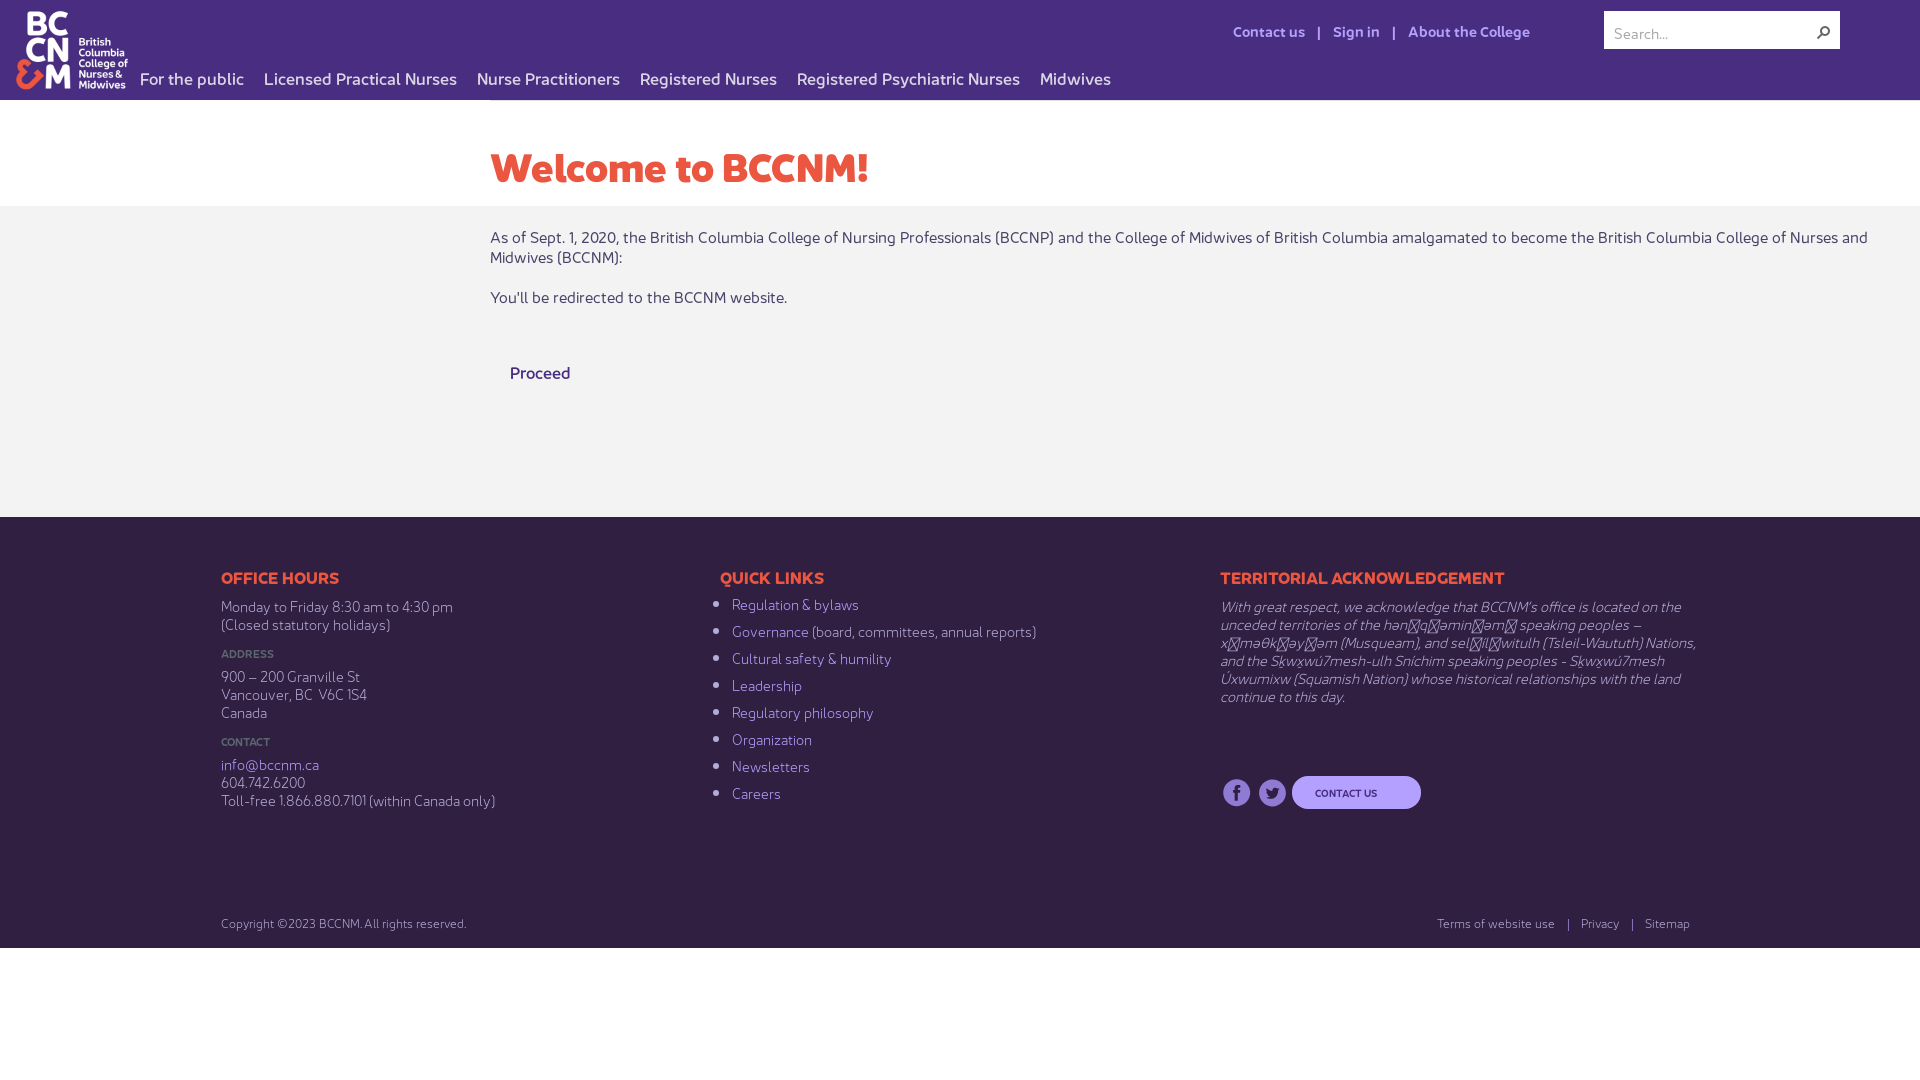 The image size is (1920, 1080). What do you see at coordinates (755, 790) in the screenshot?
I see `'Careers'` at bounding box center [755, 790].